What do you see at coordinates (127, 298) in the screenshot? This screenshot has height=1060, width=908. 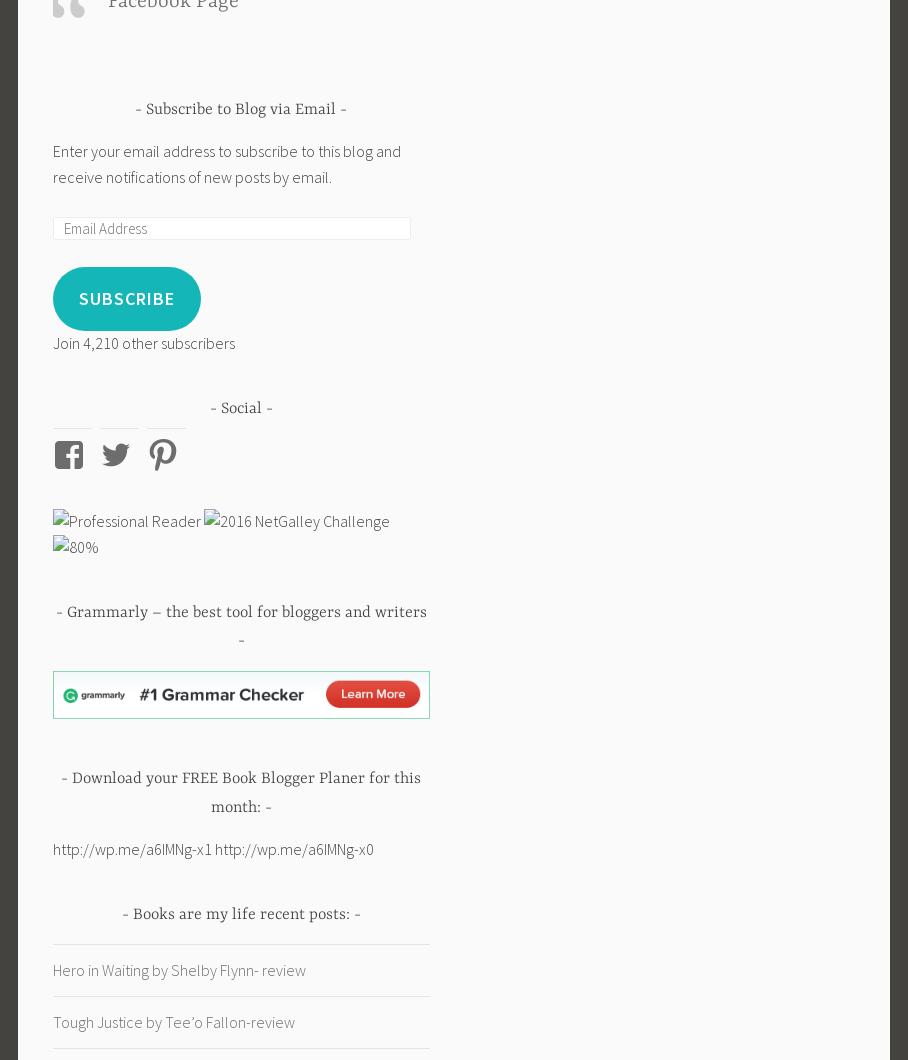 I see `'Subscribe'` at bounding box center [127, 298].